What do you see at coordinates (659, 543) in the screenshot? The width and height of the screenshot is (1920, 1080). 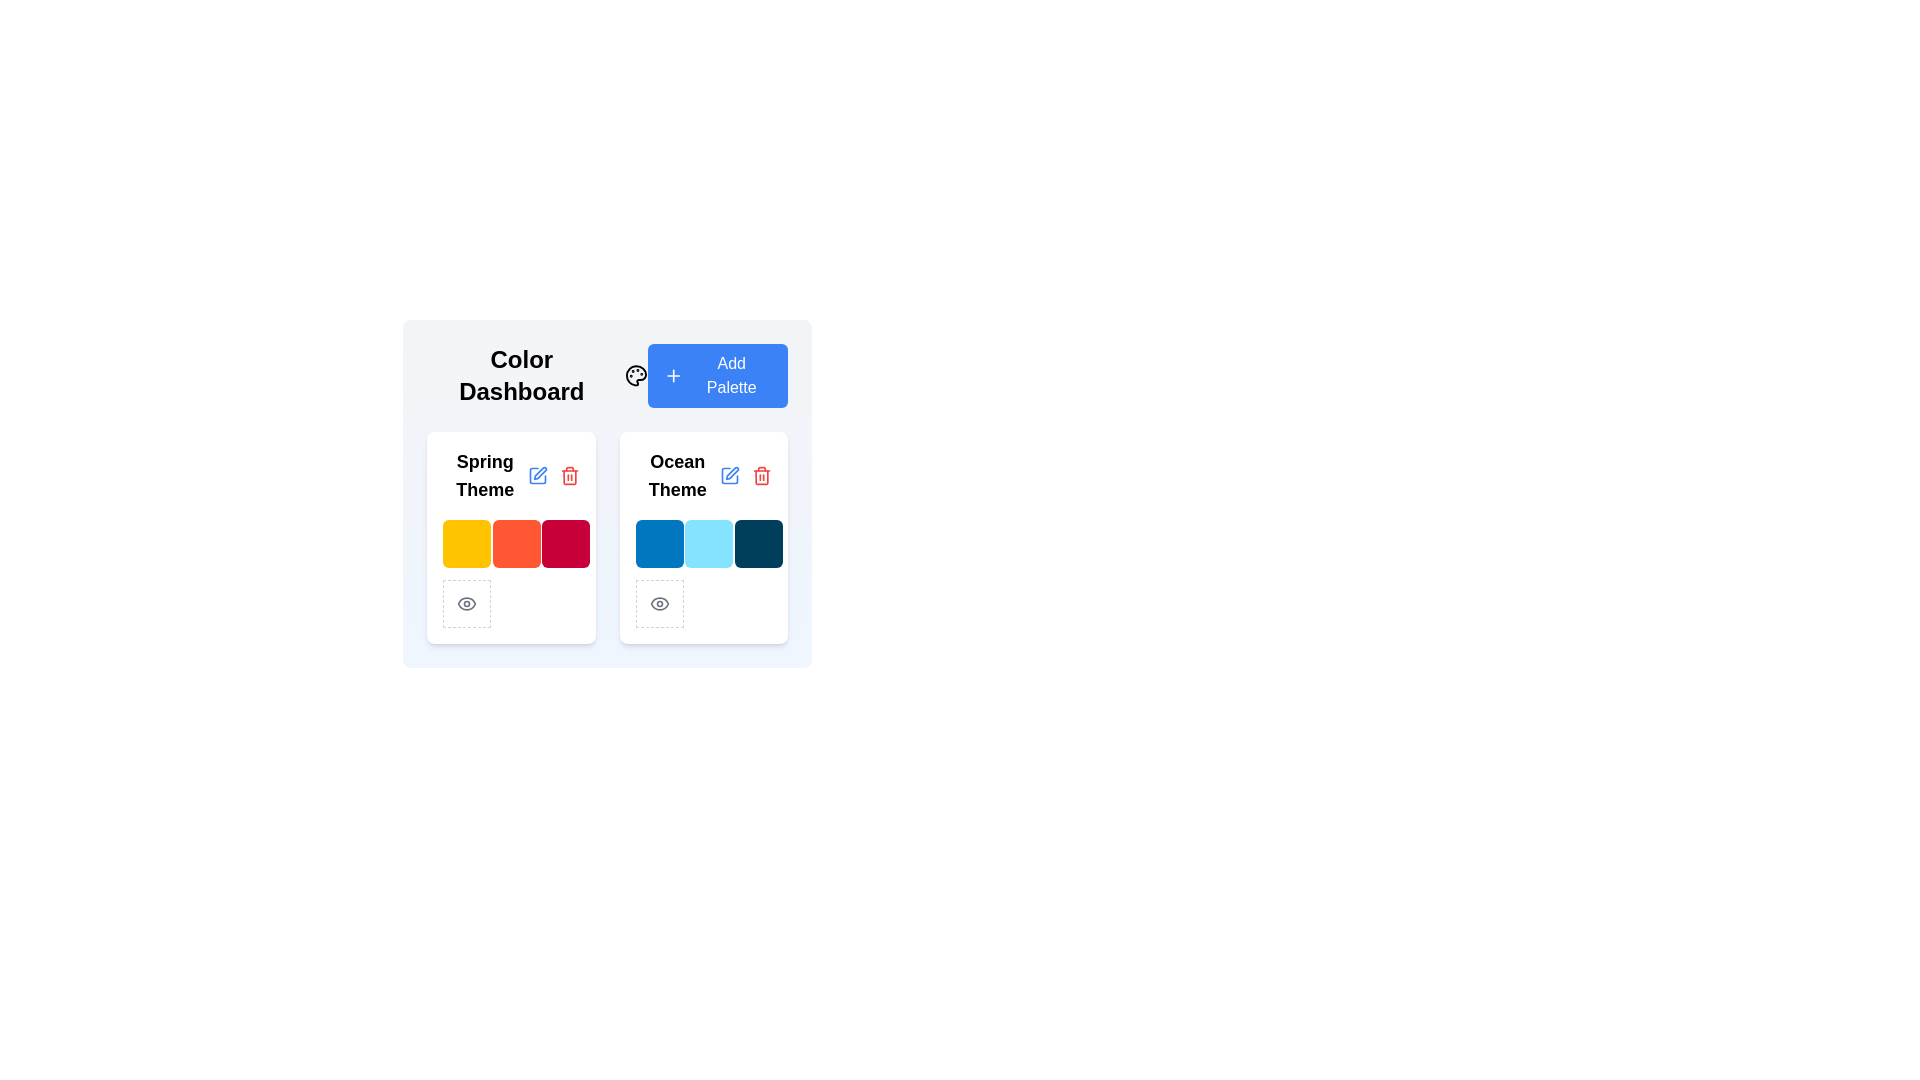 I see `the first color block in the 3x3 grid layout under the 'Ocean Theme' section` at bounding box center [659, 543].